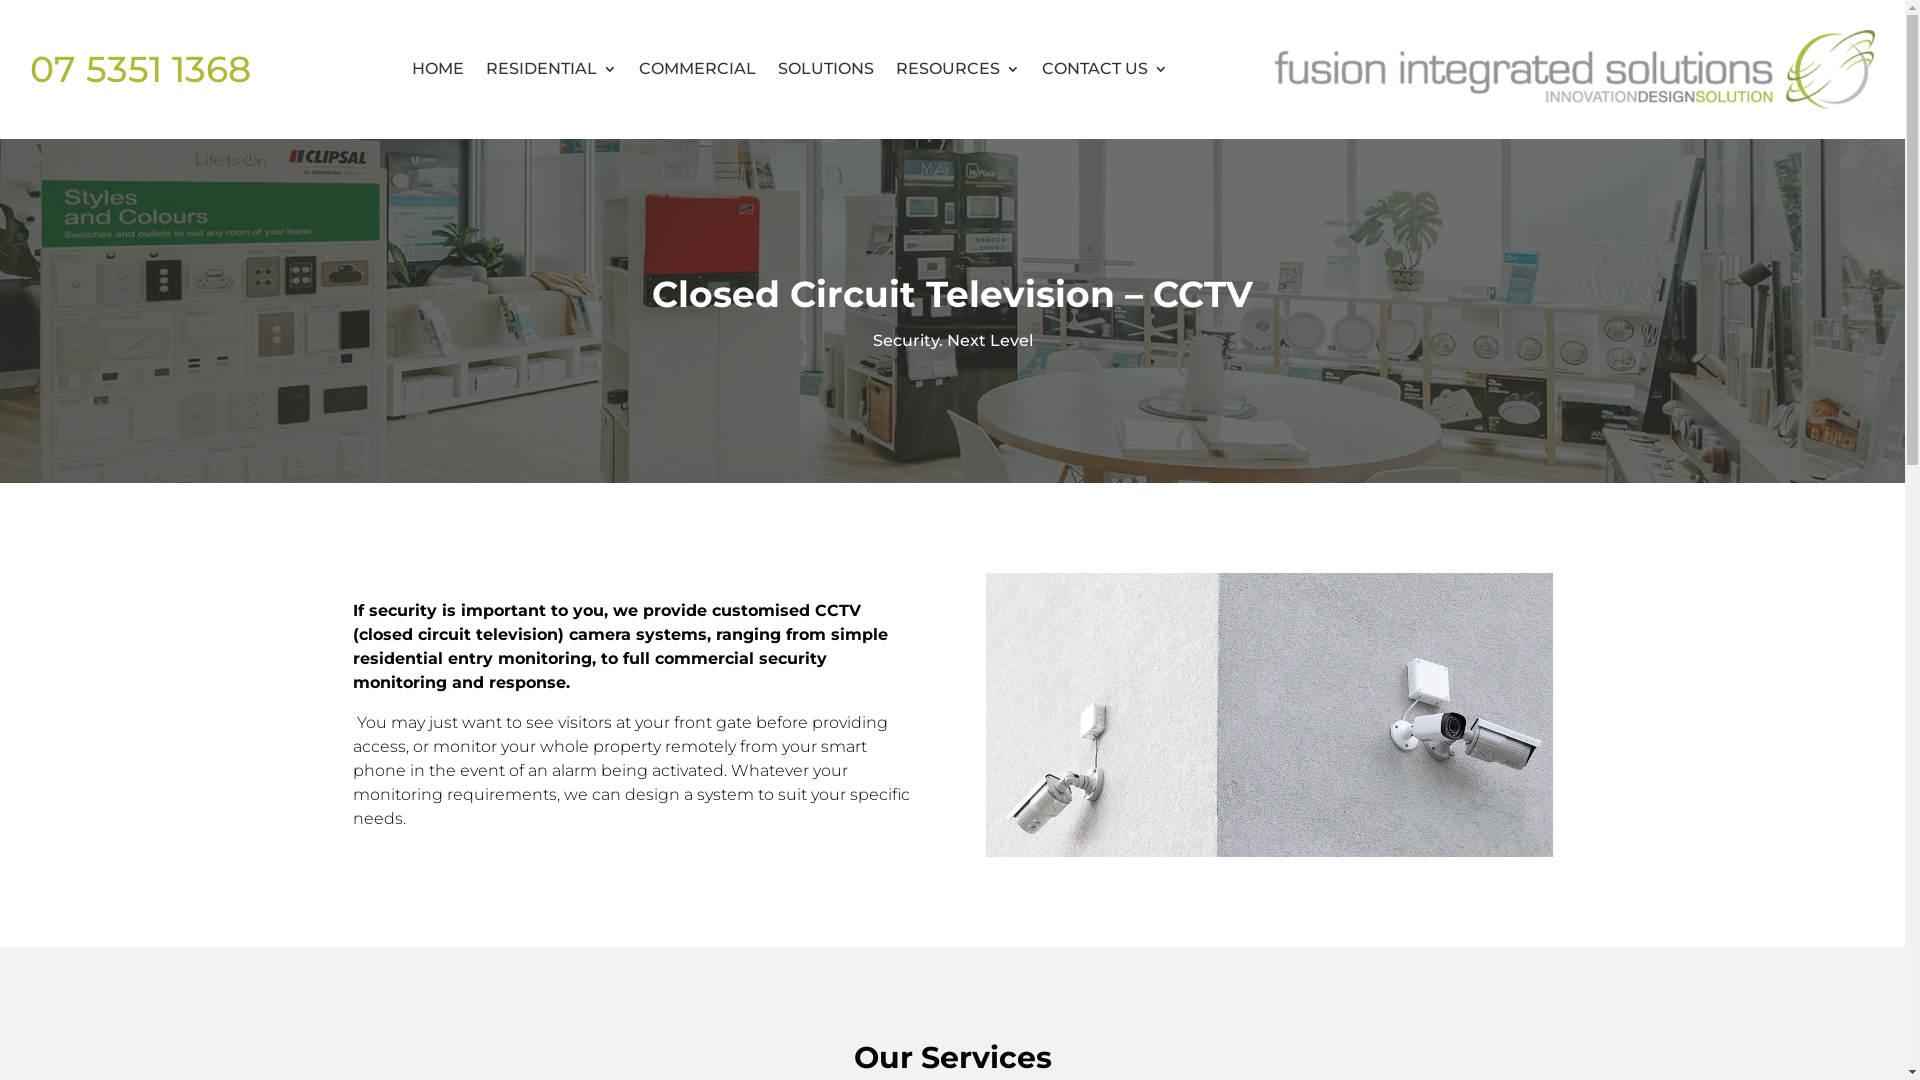 This screenshot has width=1920, height=1080. What do you see at coordinates (825, 68) in the screenshot?
I see `'SOLUTIONS'` at bounding box center [825, 68].